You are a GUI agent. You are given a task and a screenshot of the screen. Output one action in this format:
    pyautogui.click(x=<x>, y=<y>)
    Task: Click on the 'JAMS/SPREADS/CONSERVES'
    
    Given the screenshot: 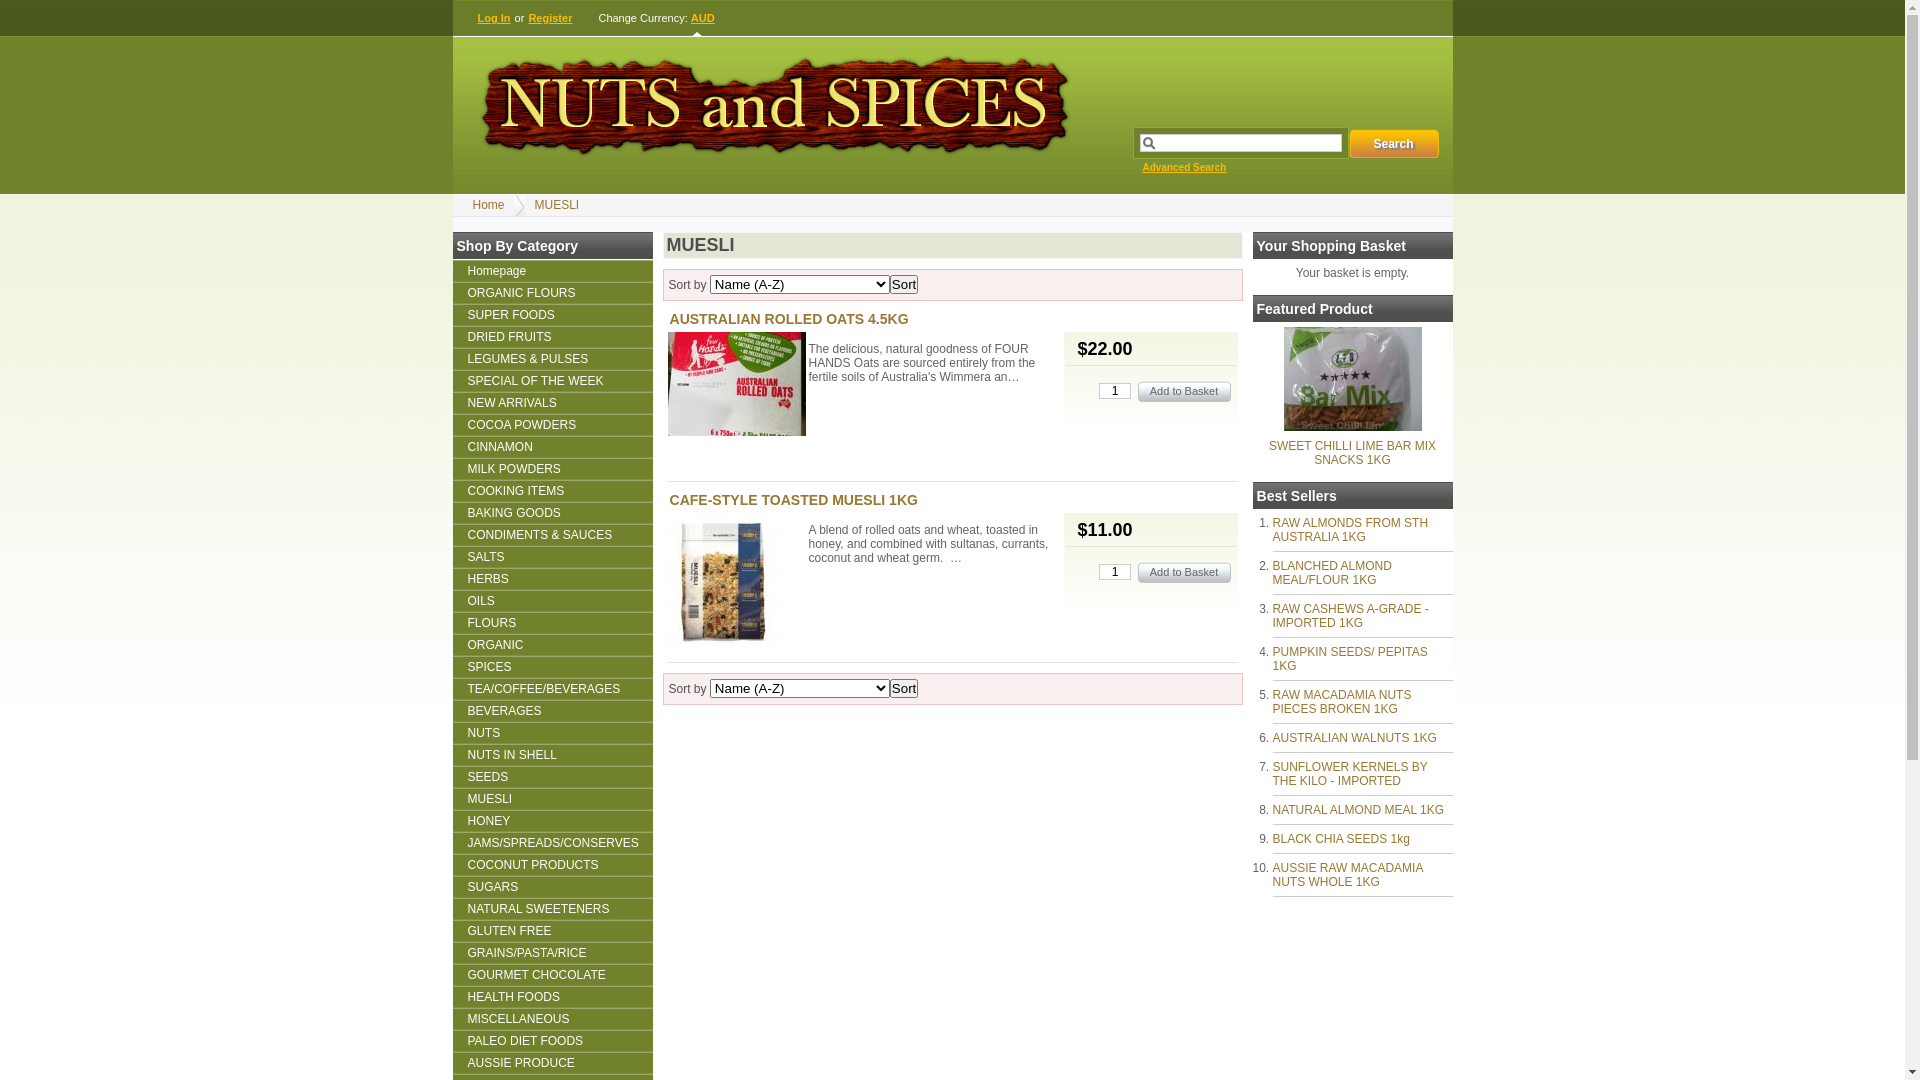 What is the action you would take?
    pyautogui.click(x=552, y=843)
    